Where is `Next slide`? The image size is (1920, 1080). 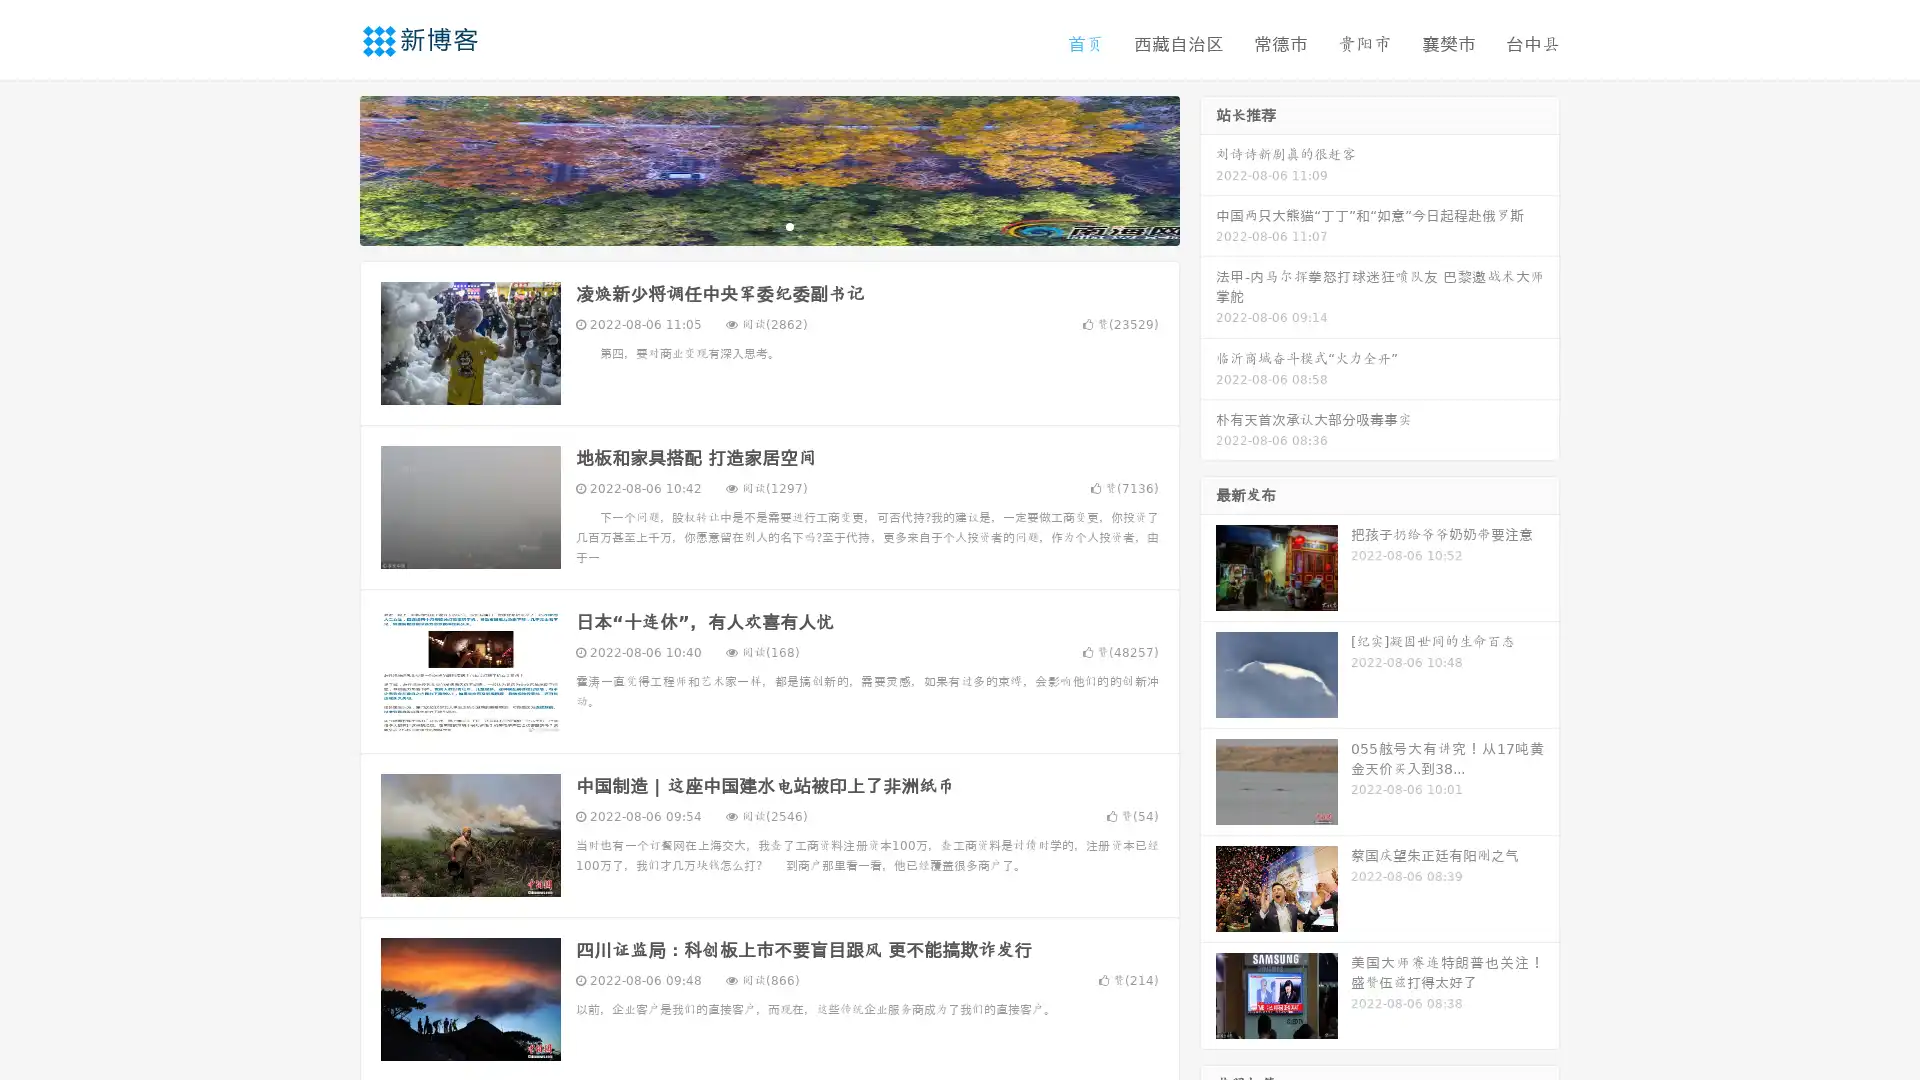 Next slide is located at coordinates (1208, 168).